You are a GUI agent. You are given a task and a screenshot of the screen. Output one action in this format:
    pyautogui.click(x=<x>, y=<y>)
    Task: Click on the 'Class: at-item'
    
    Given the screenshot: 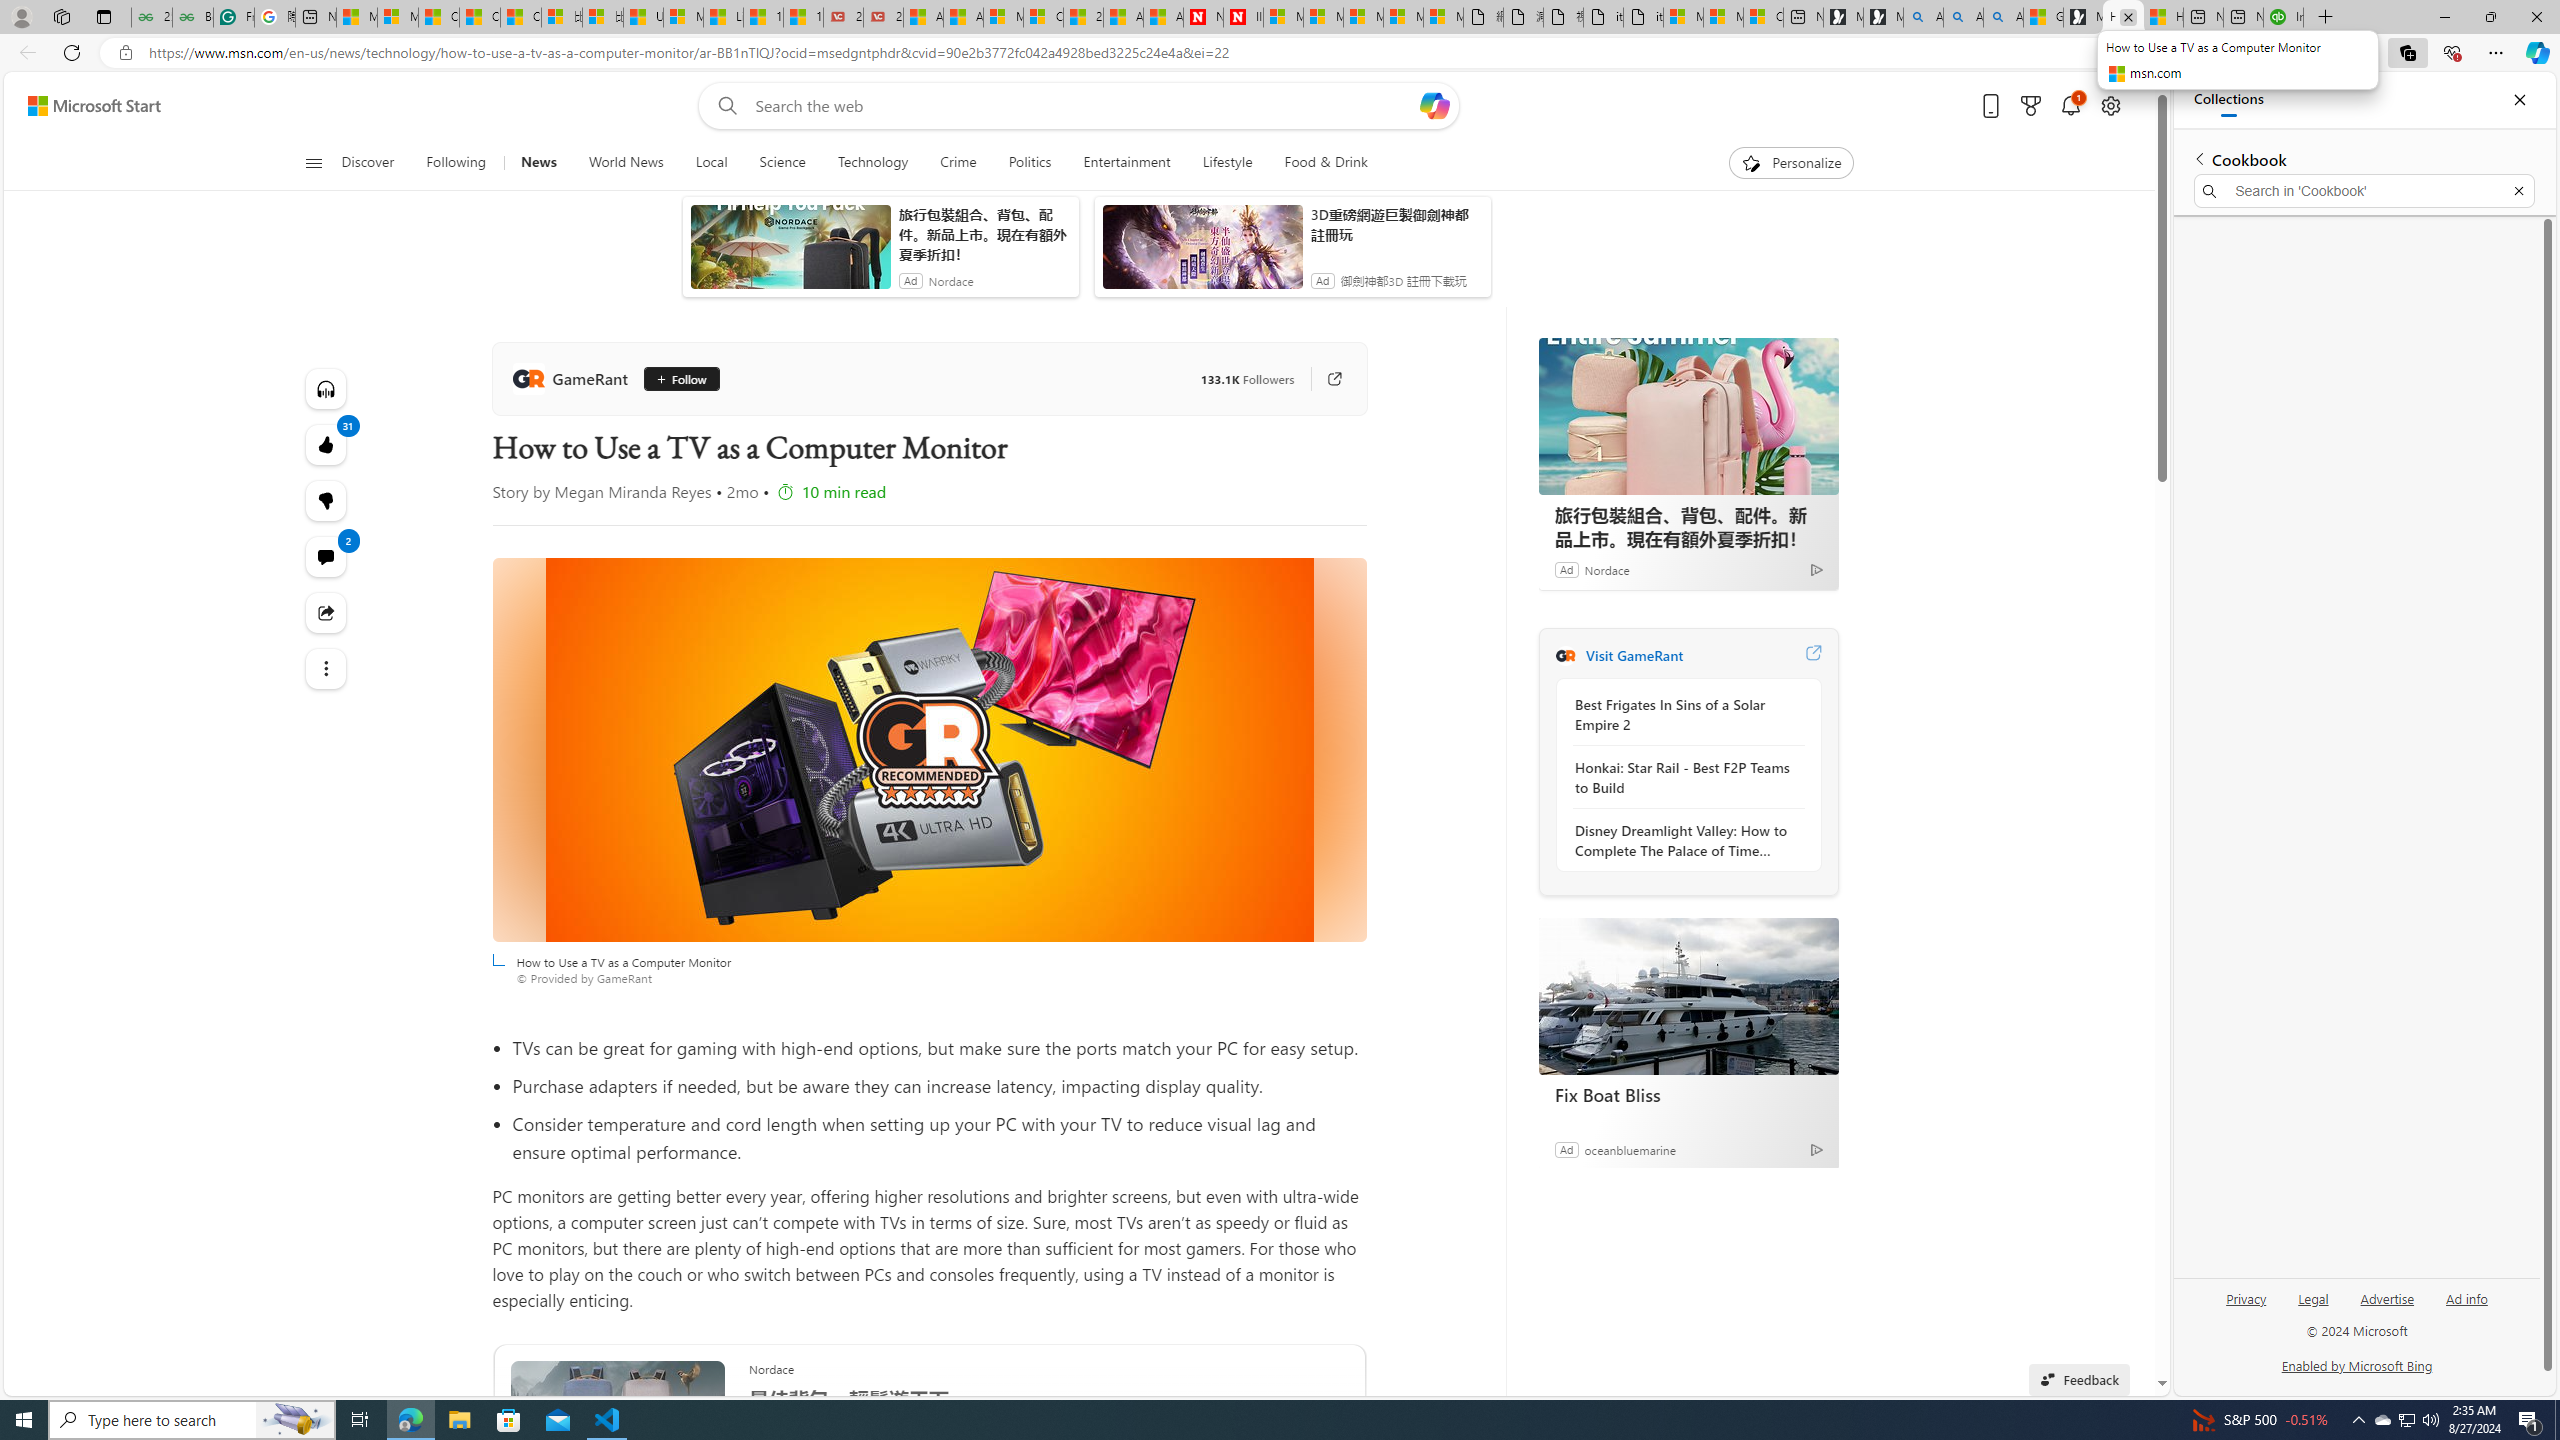 What is the action you would take?
    pyautogui.click(x=325, y=667)
    